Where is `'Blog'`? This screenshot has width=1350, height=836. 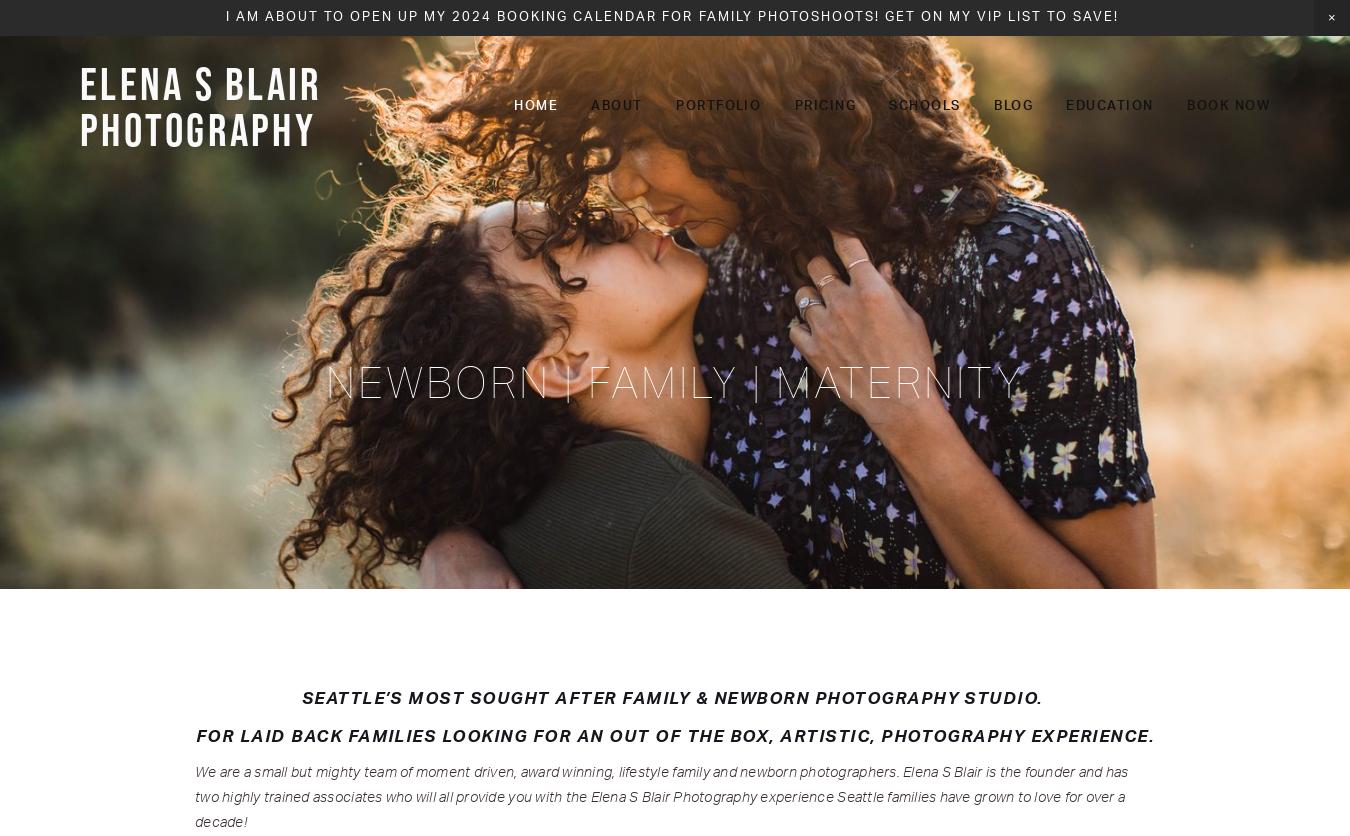
'Blog' is located at coordinates (1013, 105).